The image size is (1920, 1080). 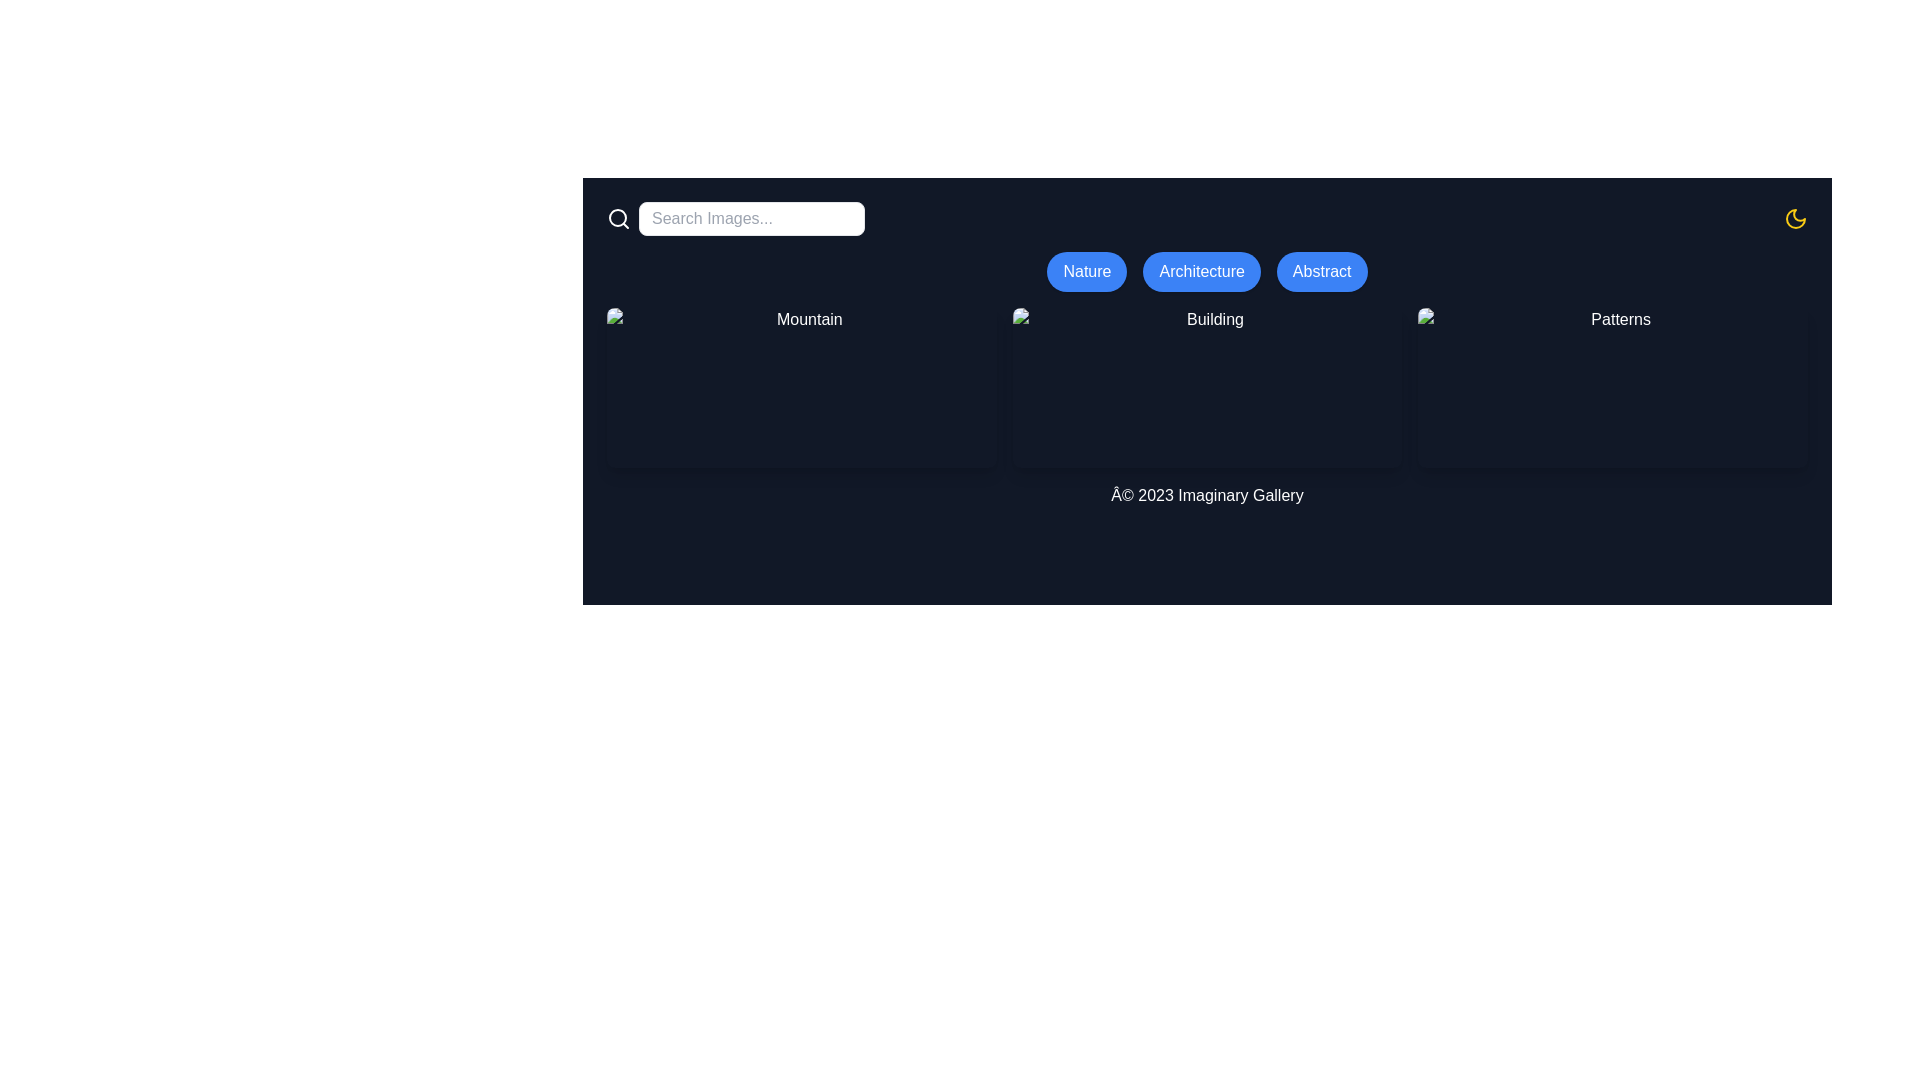 What do you see at coordinates (1206, 272) in the screenshot?
I see `the second button in the button group located underneath the search bar, which allows users to select a category for a filtered view` at bounding box center [1206, 272].